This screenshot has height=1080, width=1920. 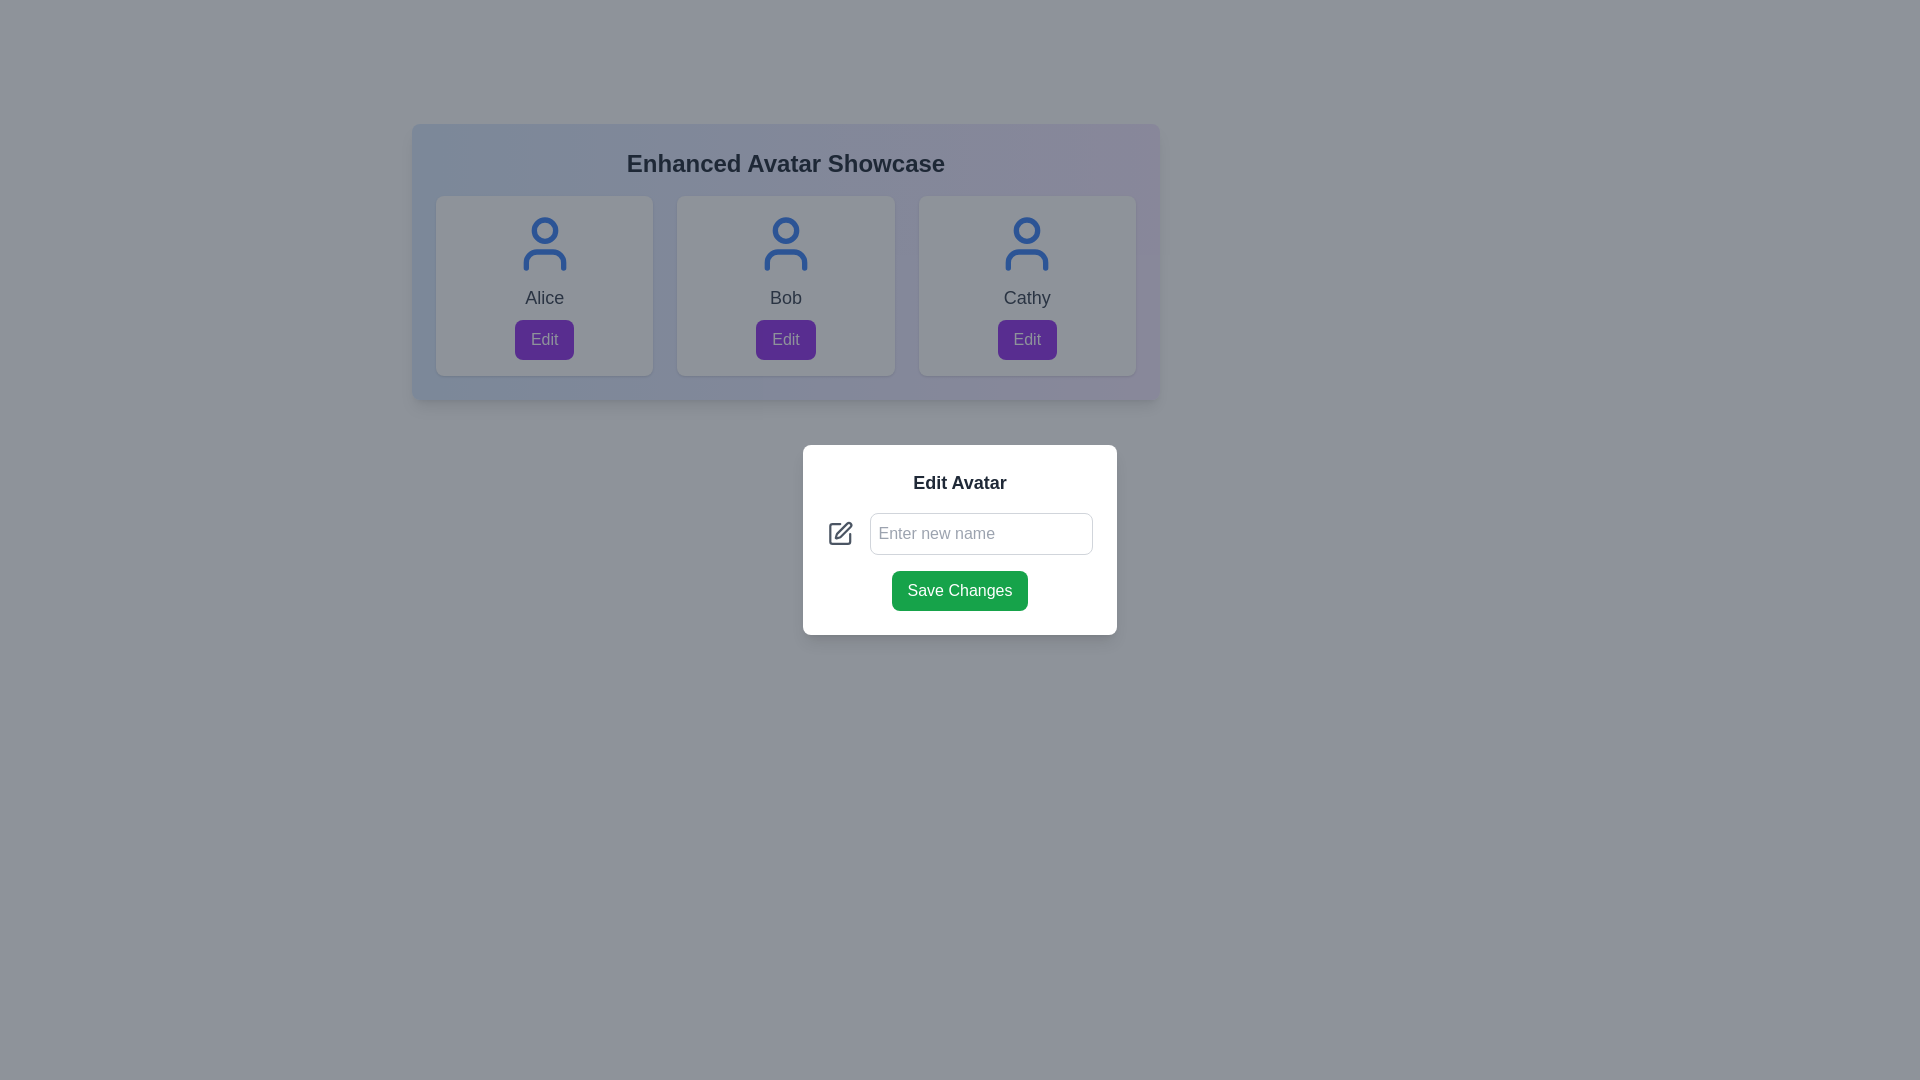 I want to click on the details of the icon associated with the input field labeled 'Enter new name', located at the top-left corner of the input field in the centered modal labeled 'Edit Avatar', so click(x=840, y=532).